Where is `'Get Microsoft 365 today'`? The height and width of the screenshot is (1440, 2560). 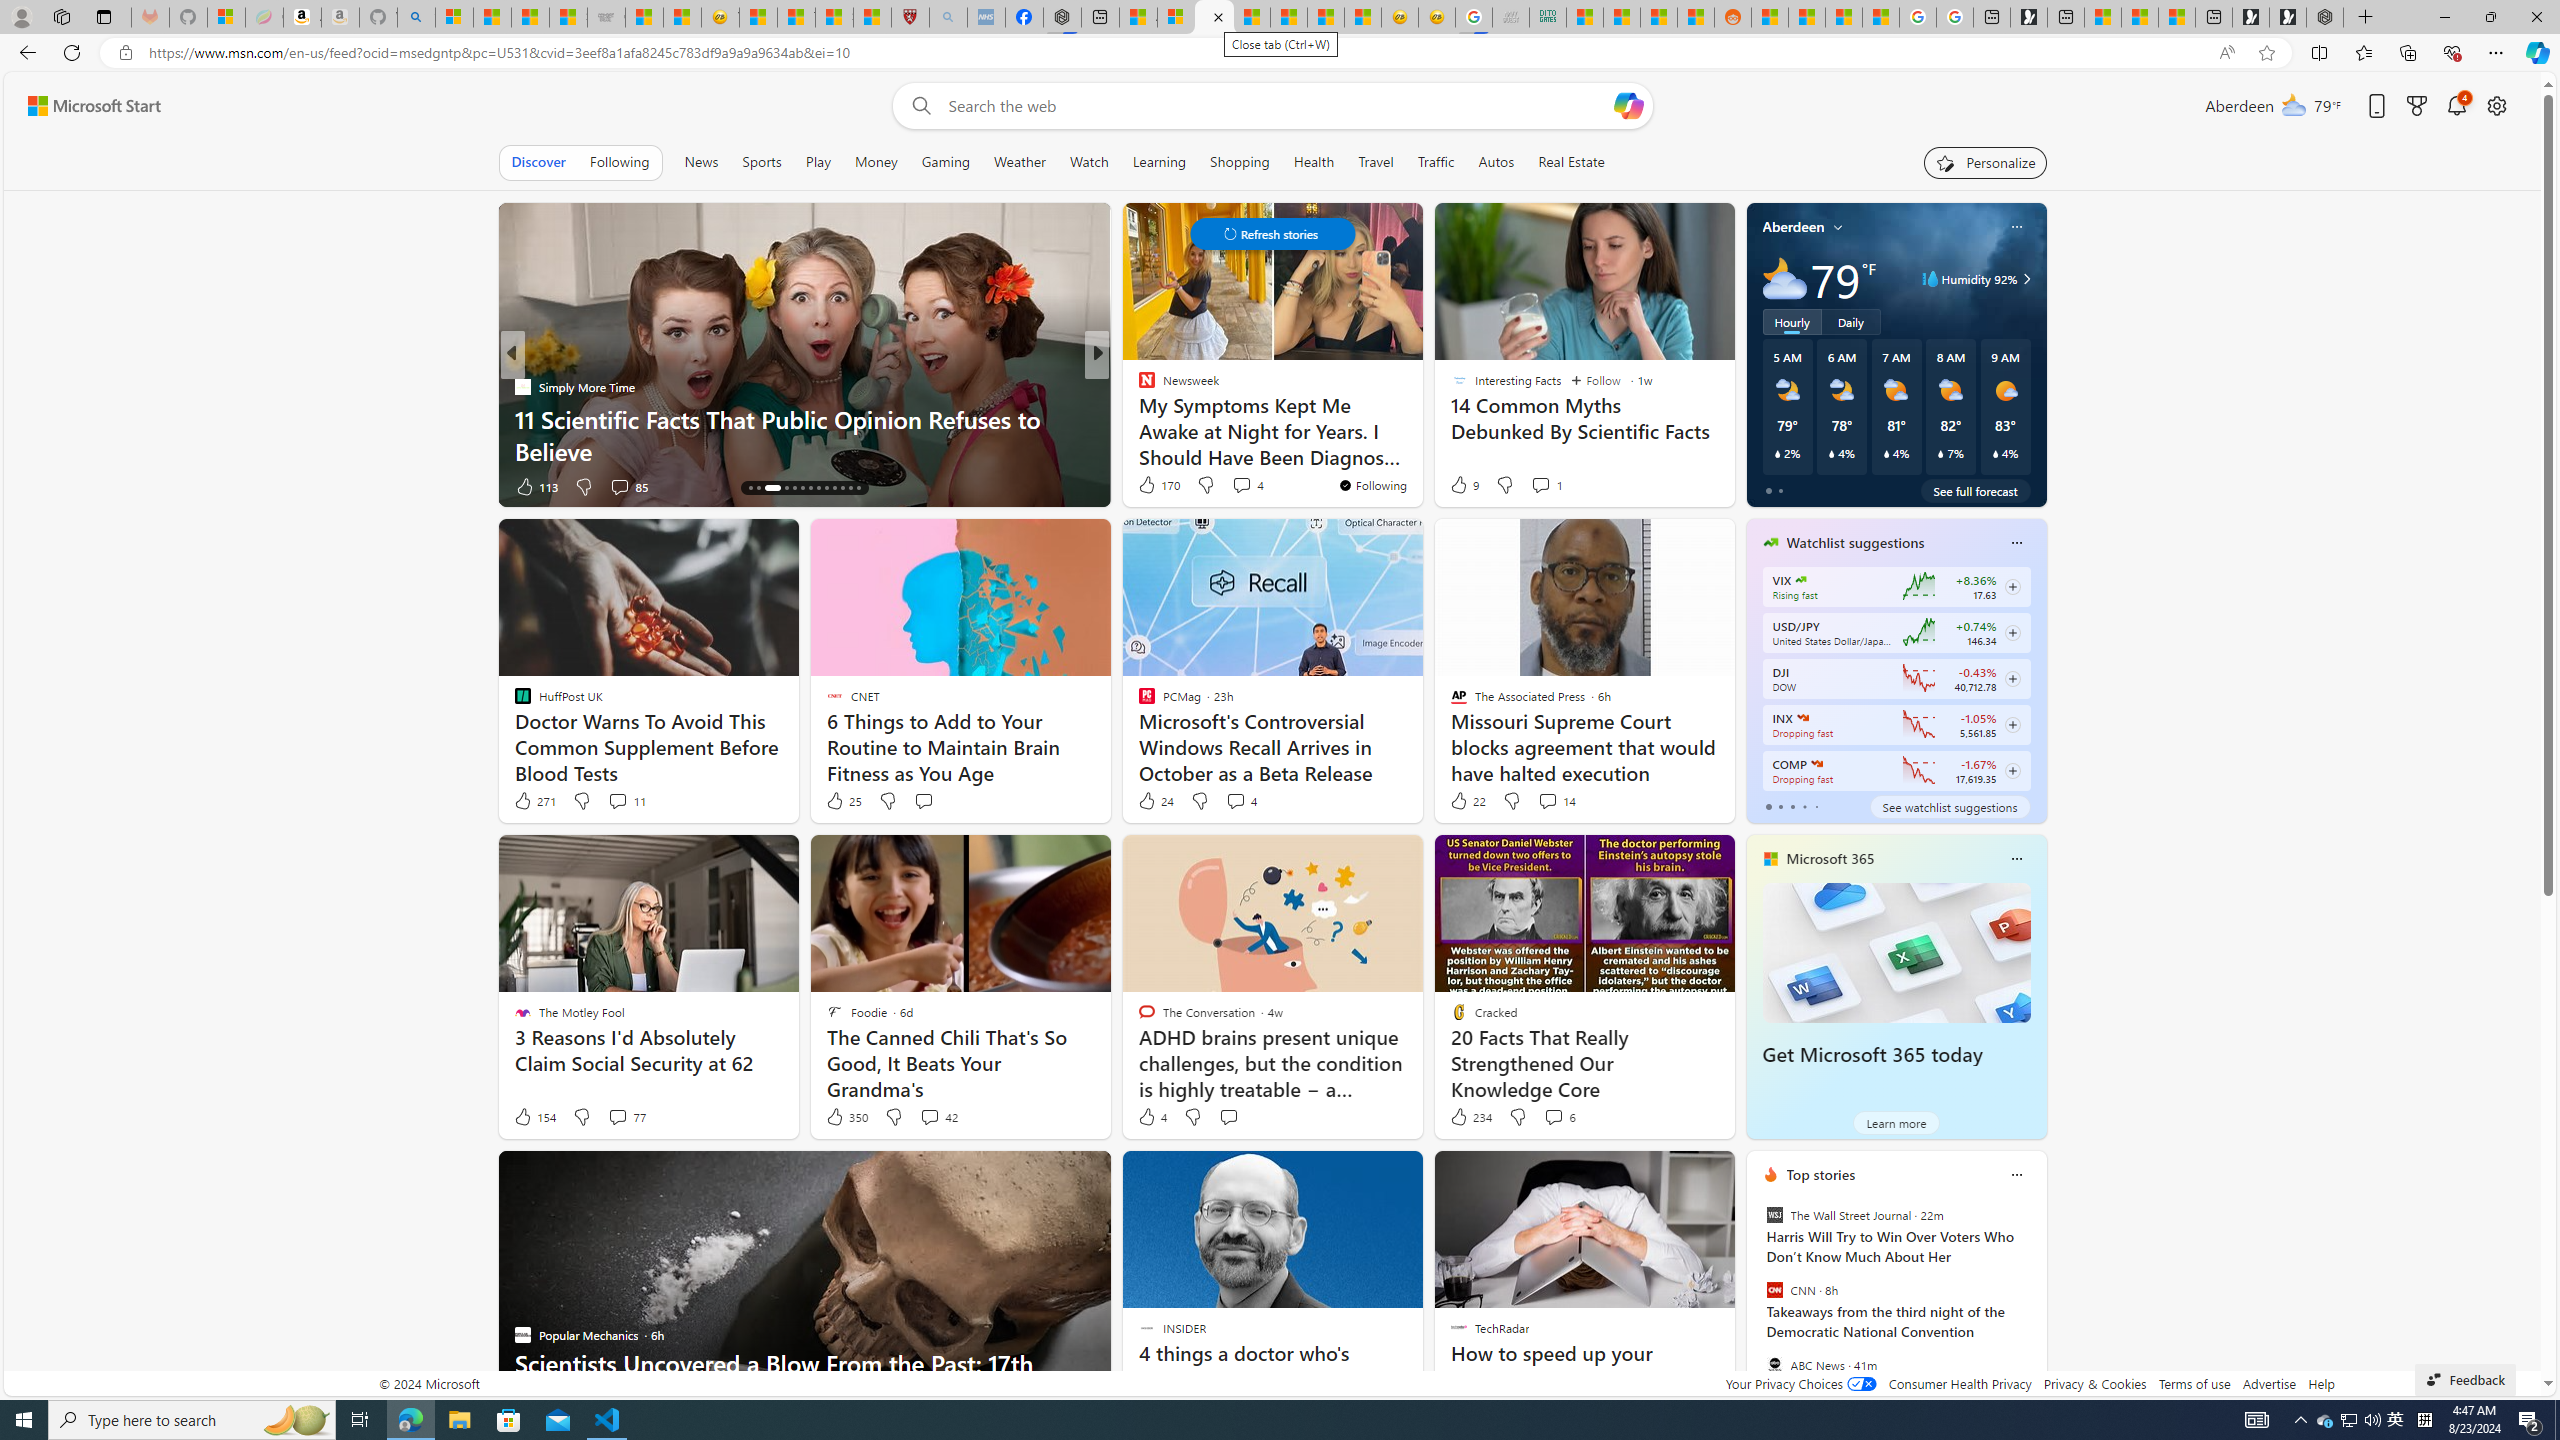 'Get Microsoft 365 today' is located at coordinates (1871, 1054).